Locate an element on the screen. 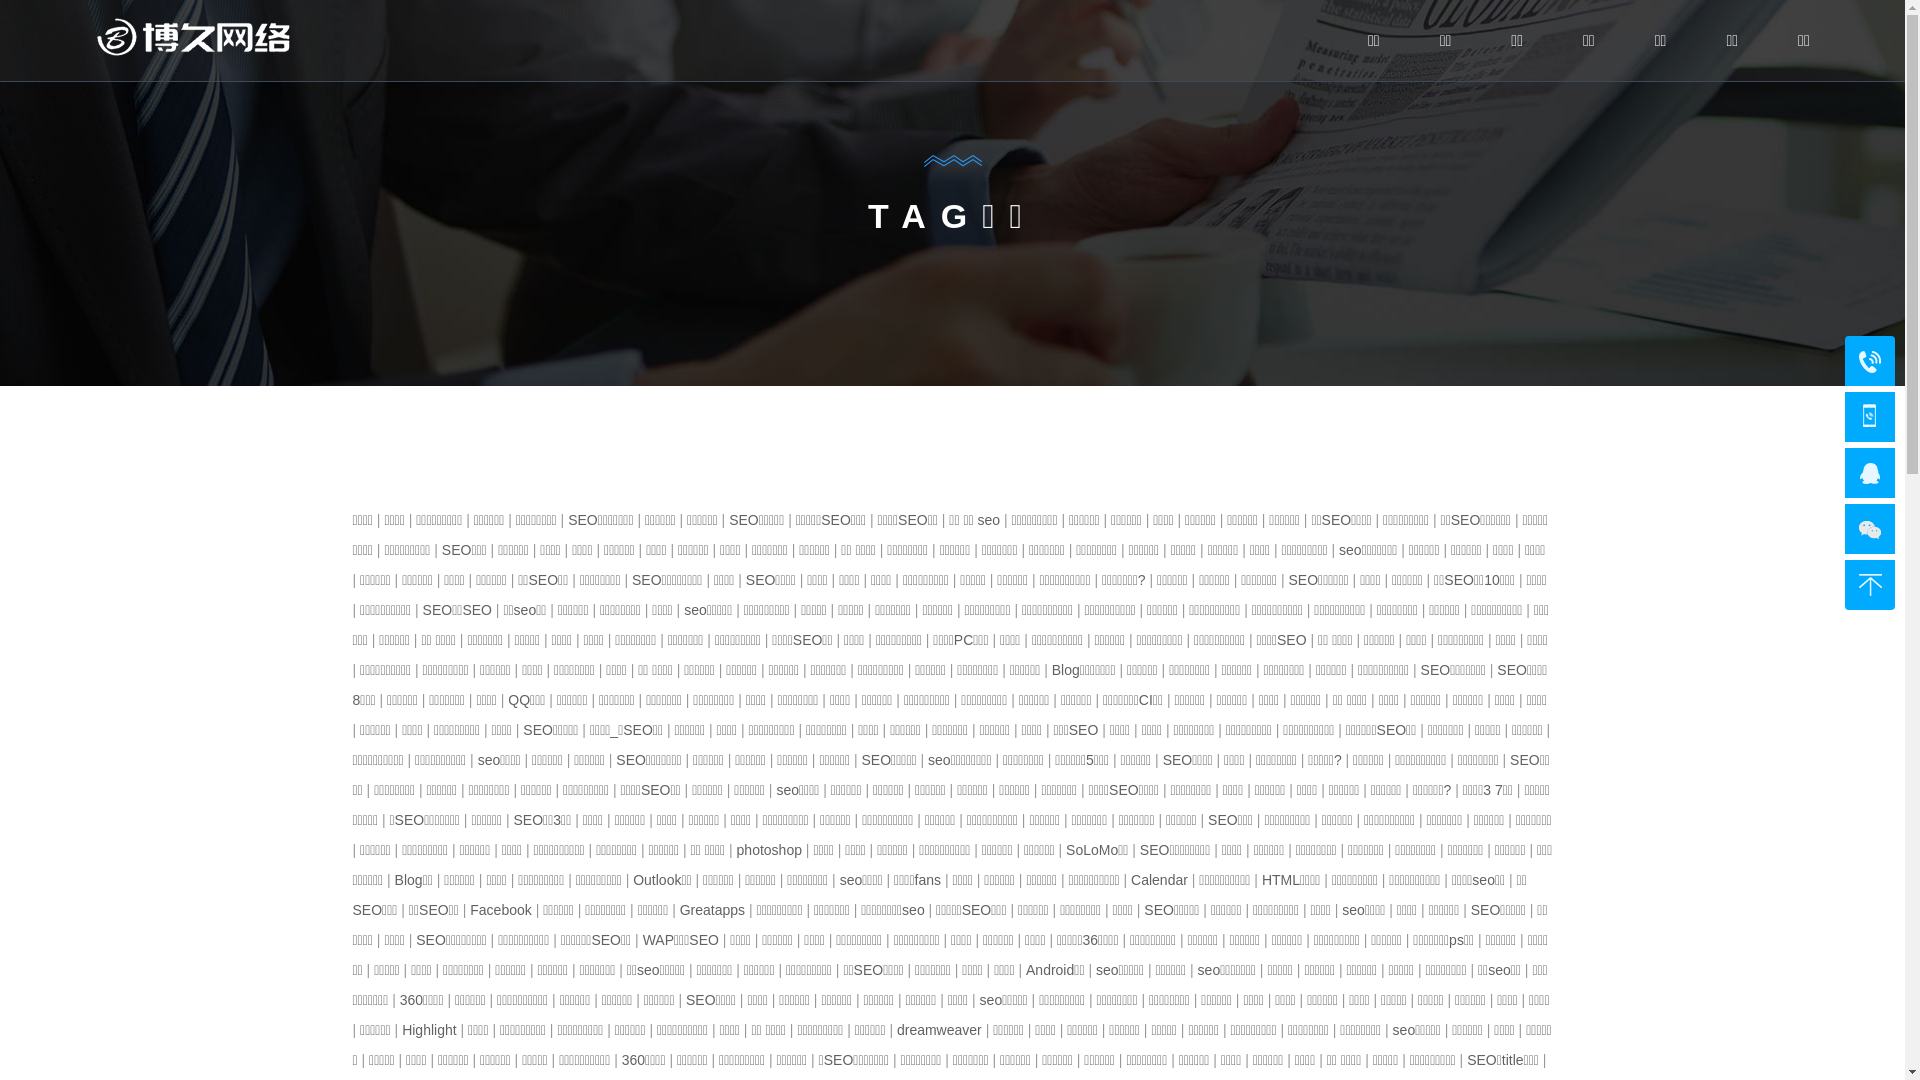 The width and height of the screenshot is (1920, 1080). 'Facebook' is located at coordinates (500, 910).